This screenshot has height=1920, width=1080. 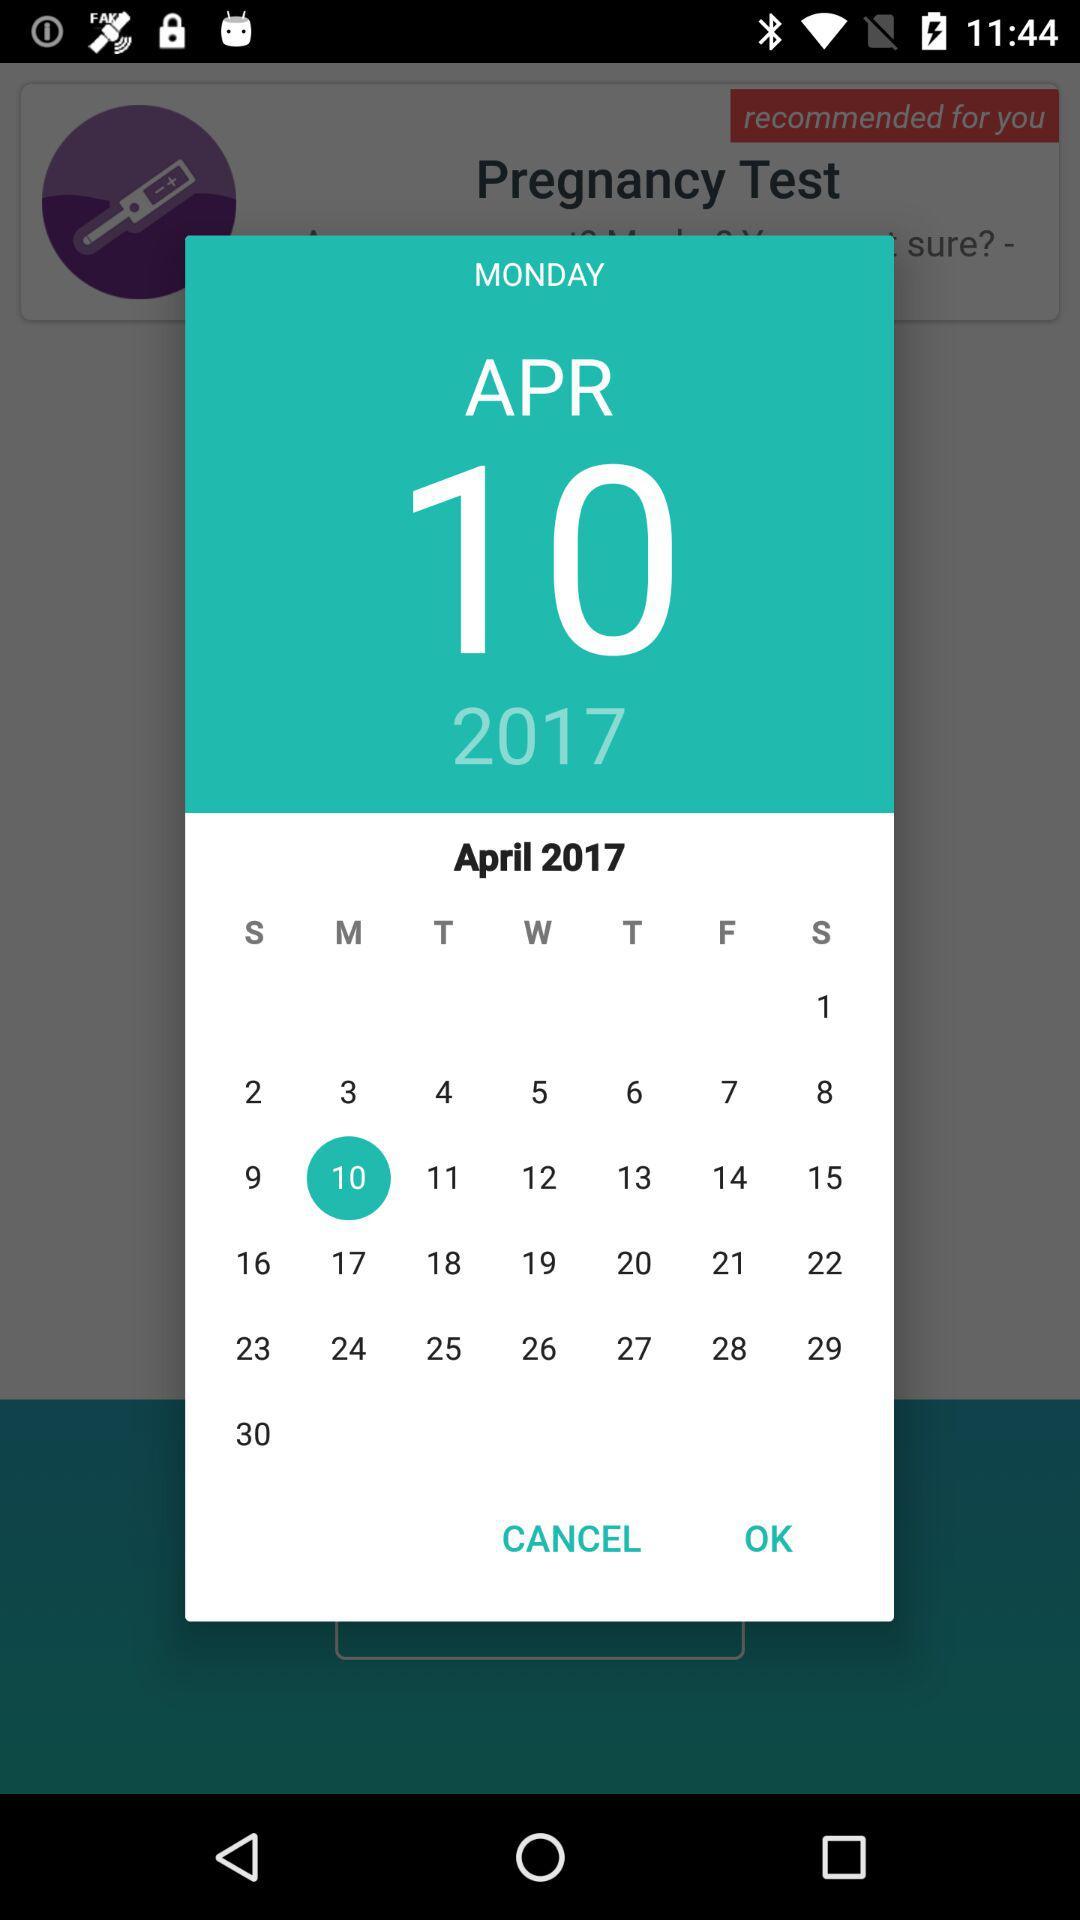 I want to click on item to the right of cancel, so click(x=766, y=1536).